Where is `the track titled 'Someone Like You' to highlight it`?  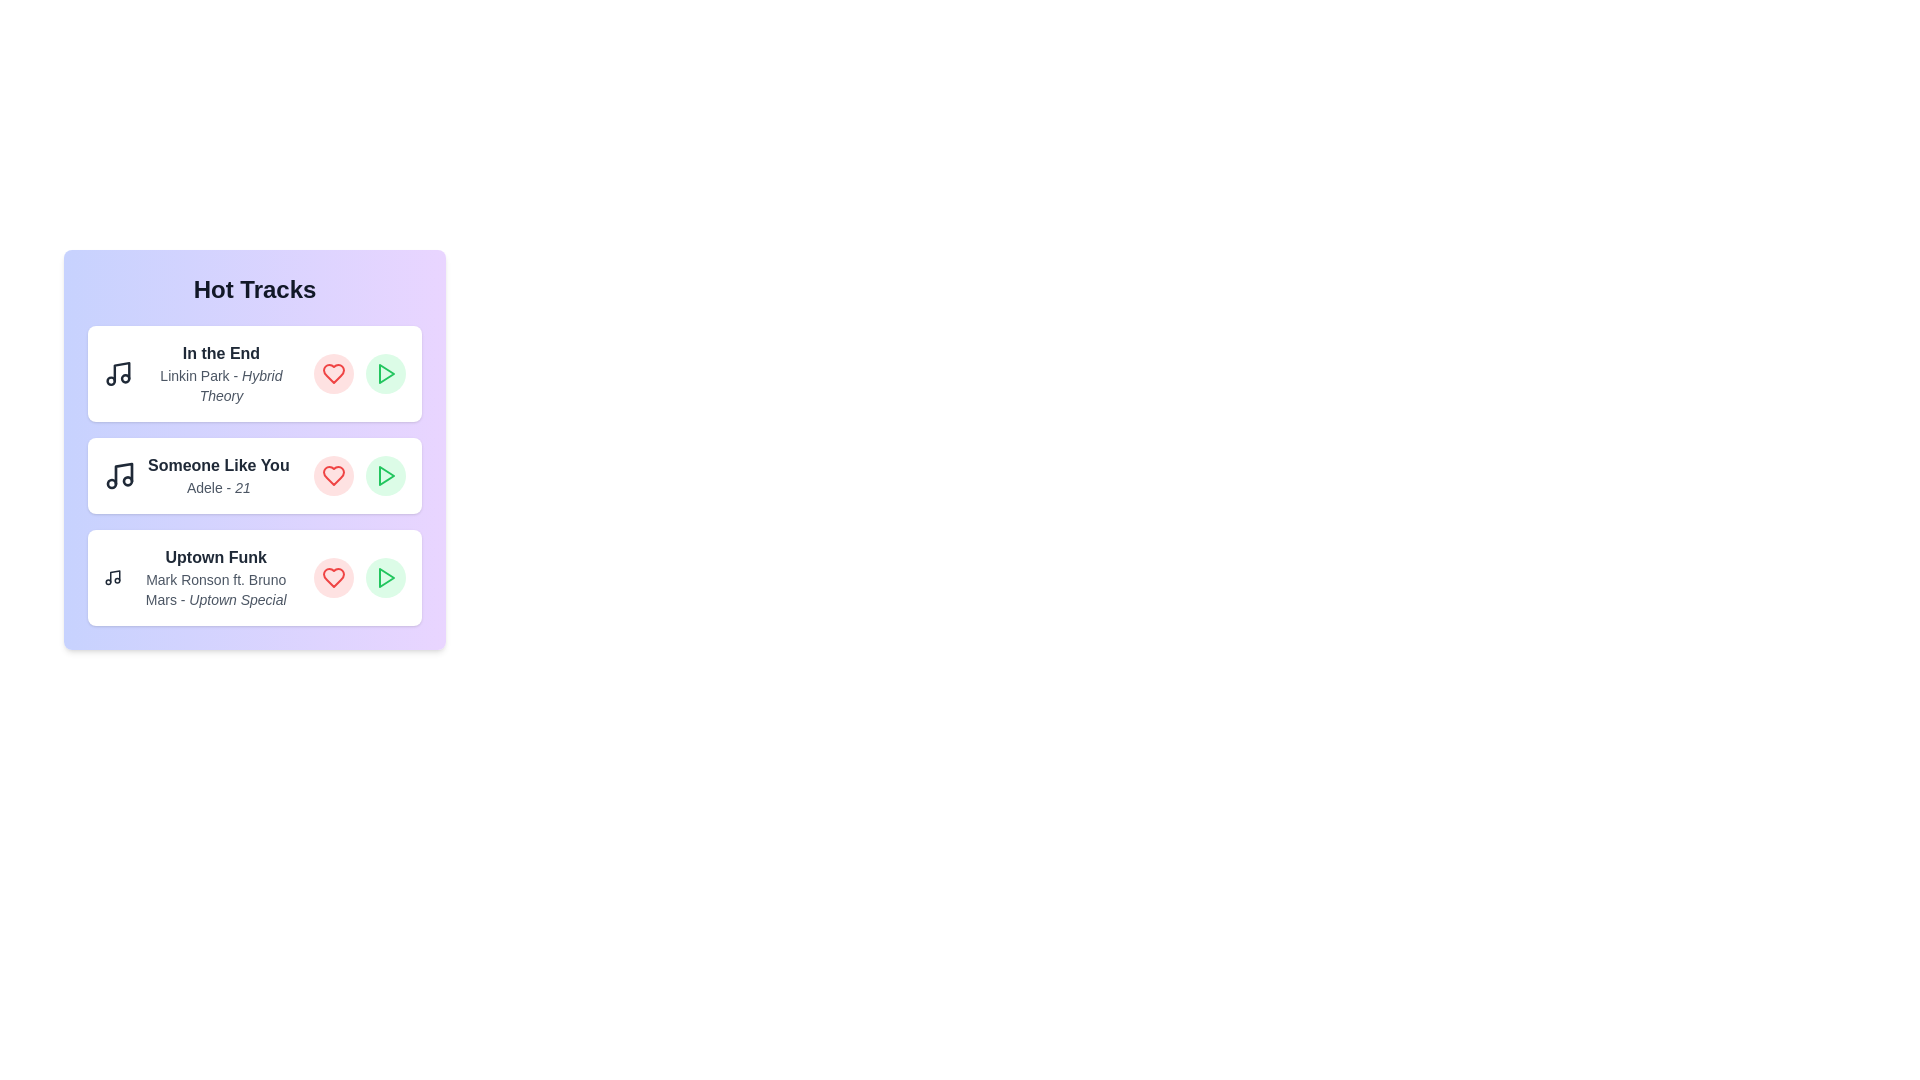
the track titled 'Someone Like You' to highlight it is located at coordinates (253, 475).